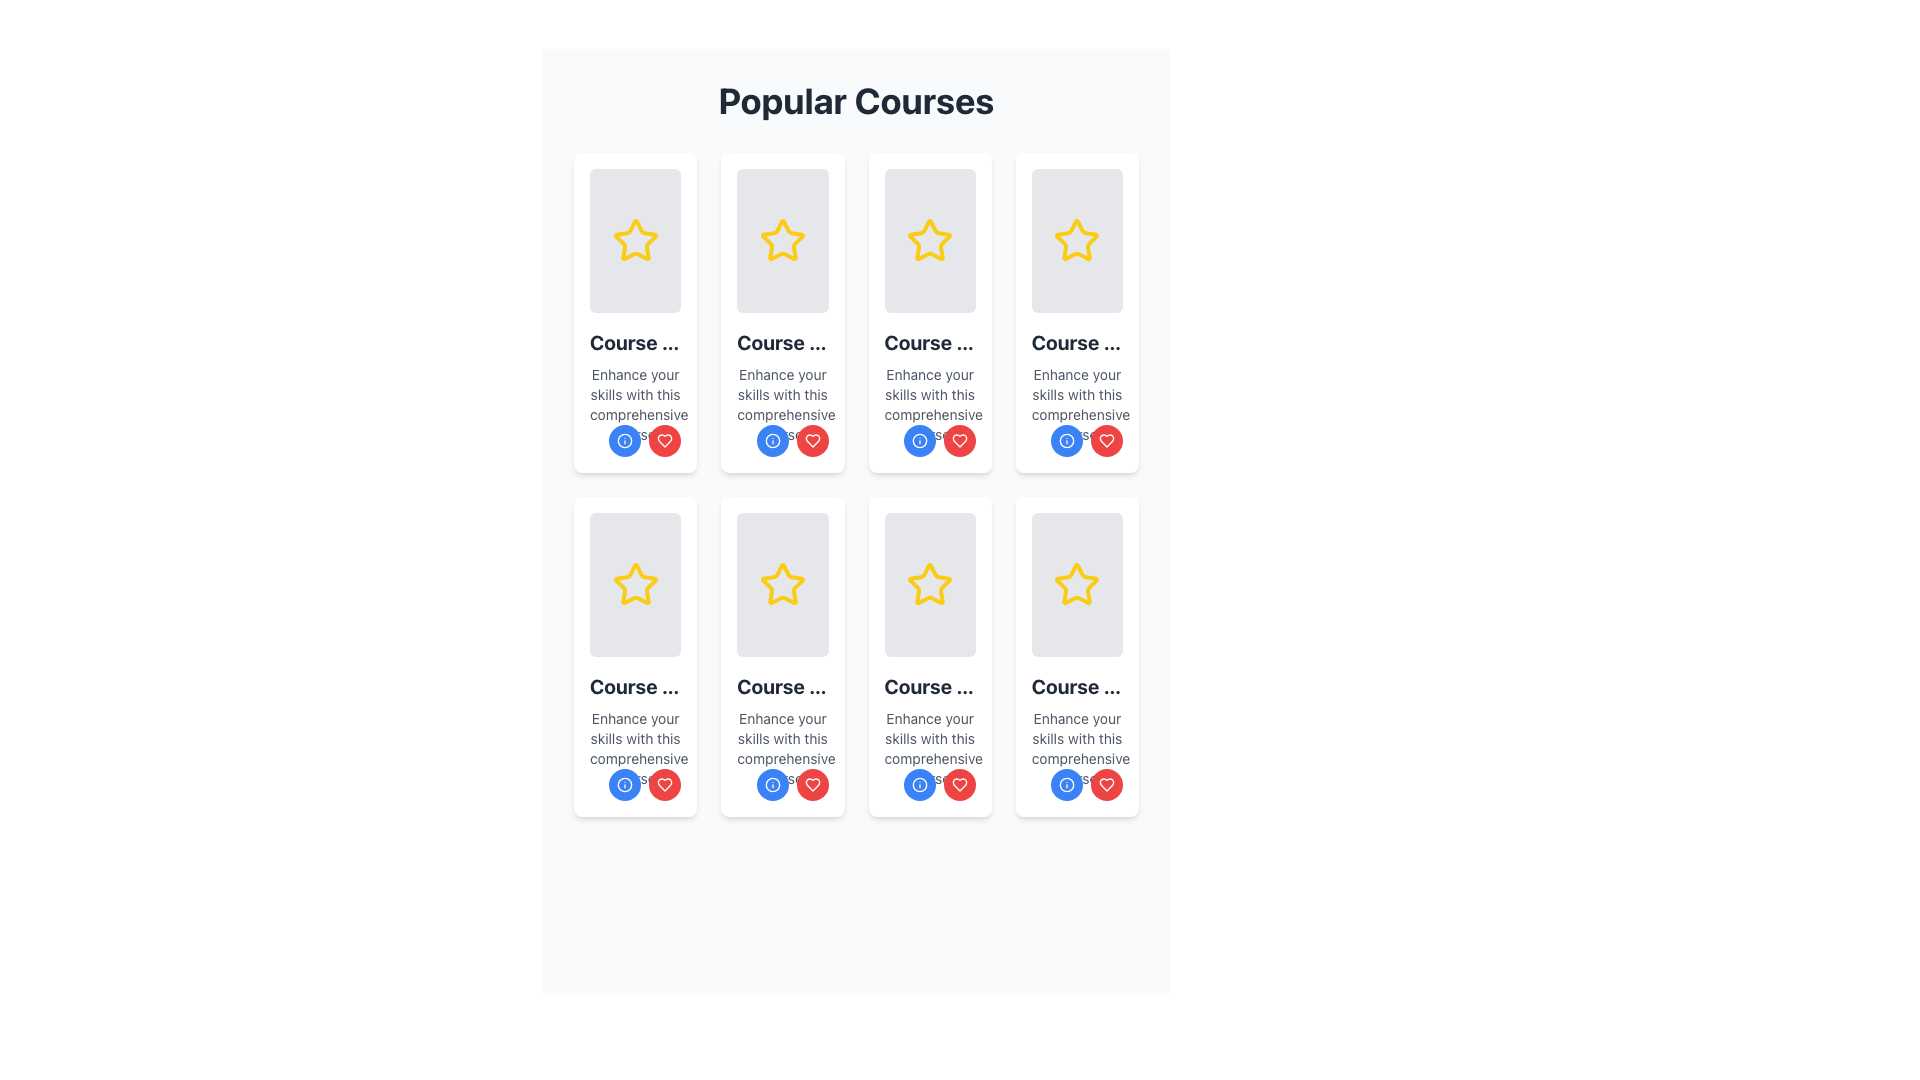 The width and height of the screenshot is (1920, 1080). I want to click on the heart icon within the button on the course card, so click(1106, 439).